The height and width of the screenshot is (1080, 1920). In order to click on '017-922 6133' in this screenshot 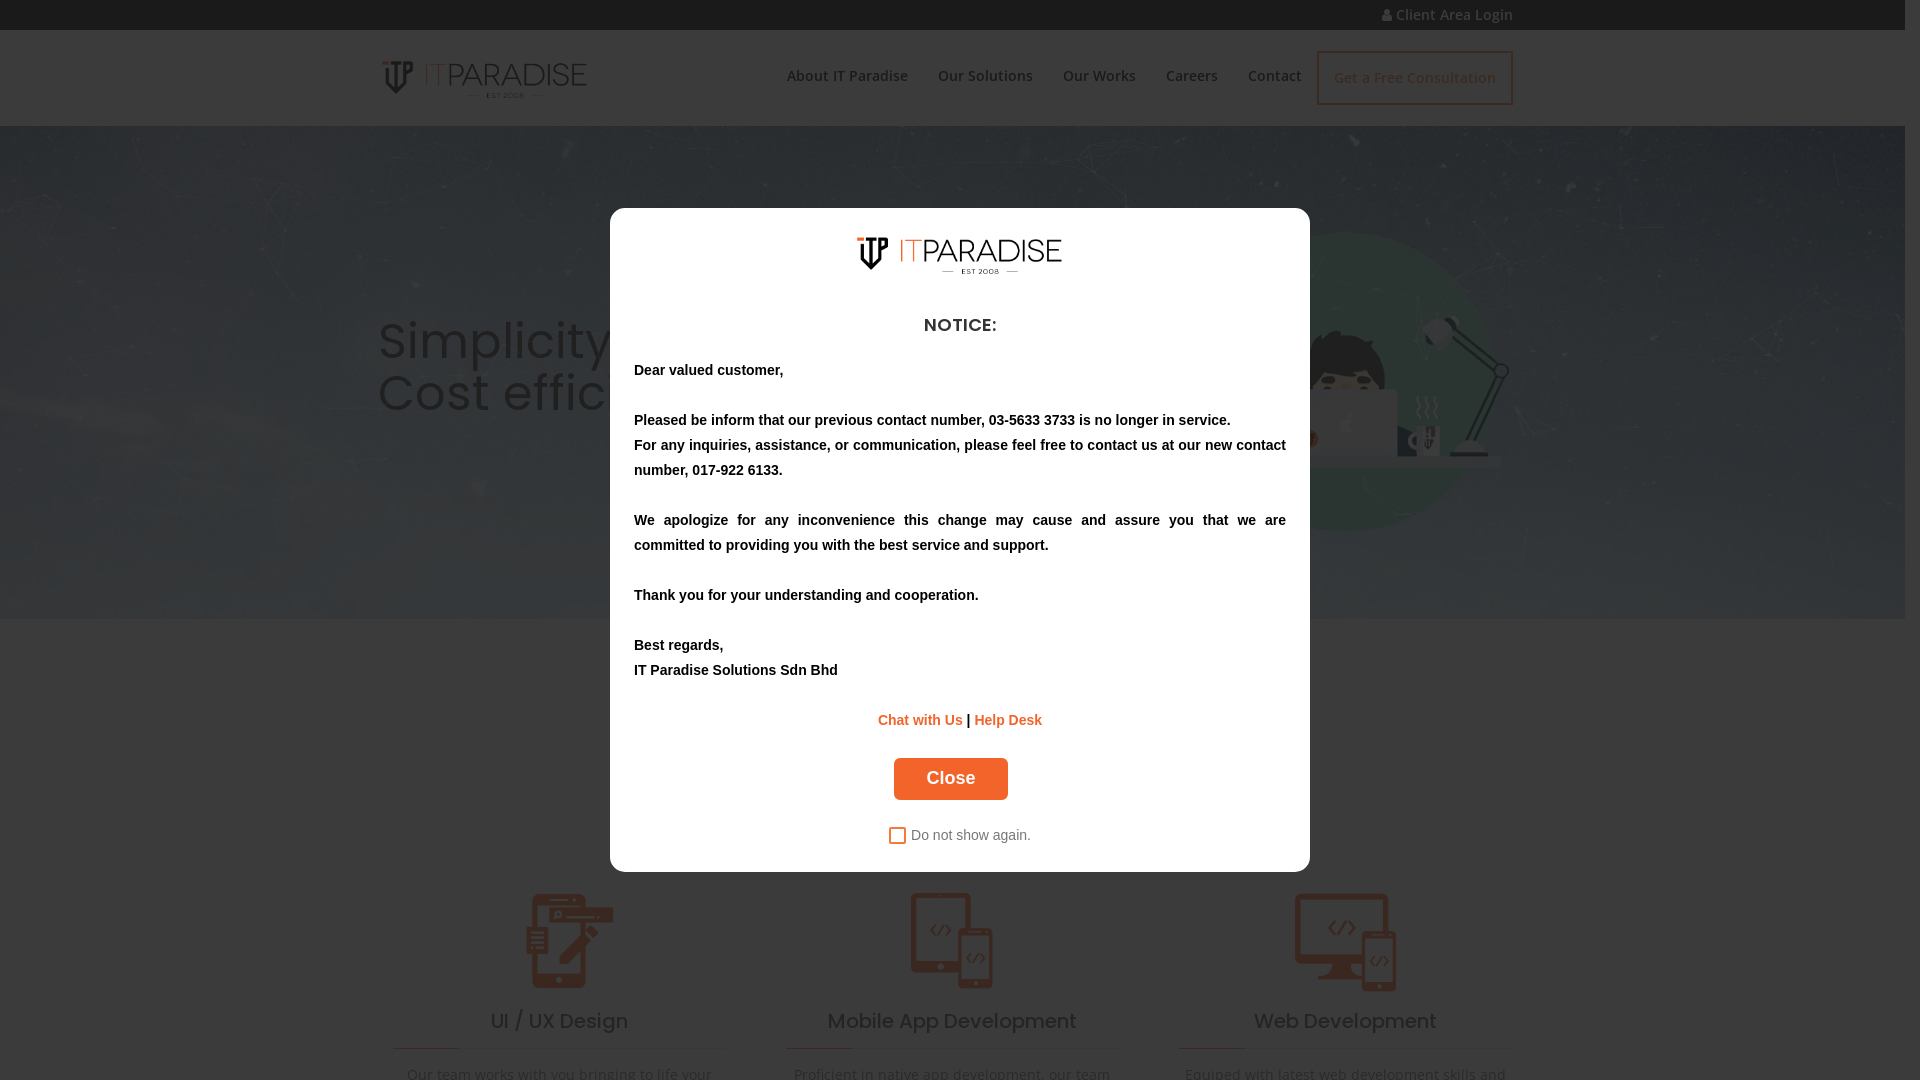, I will do `click(733, 470)`.